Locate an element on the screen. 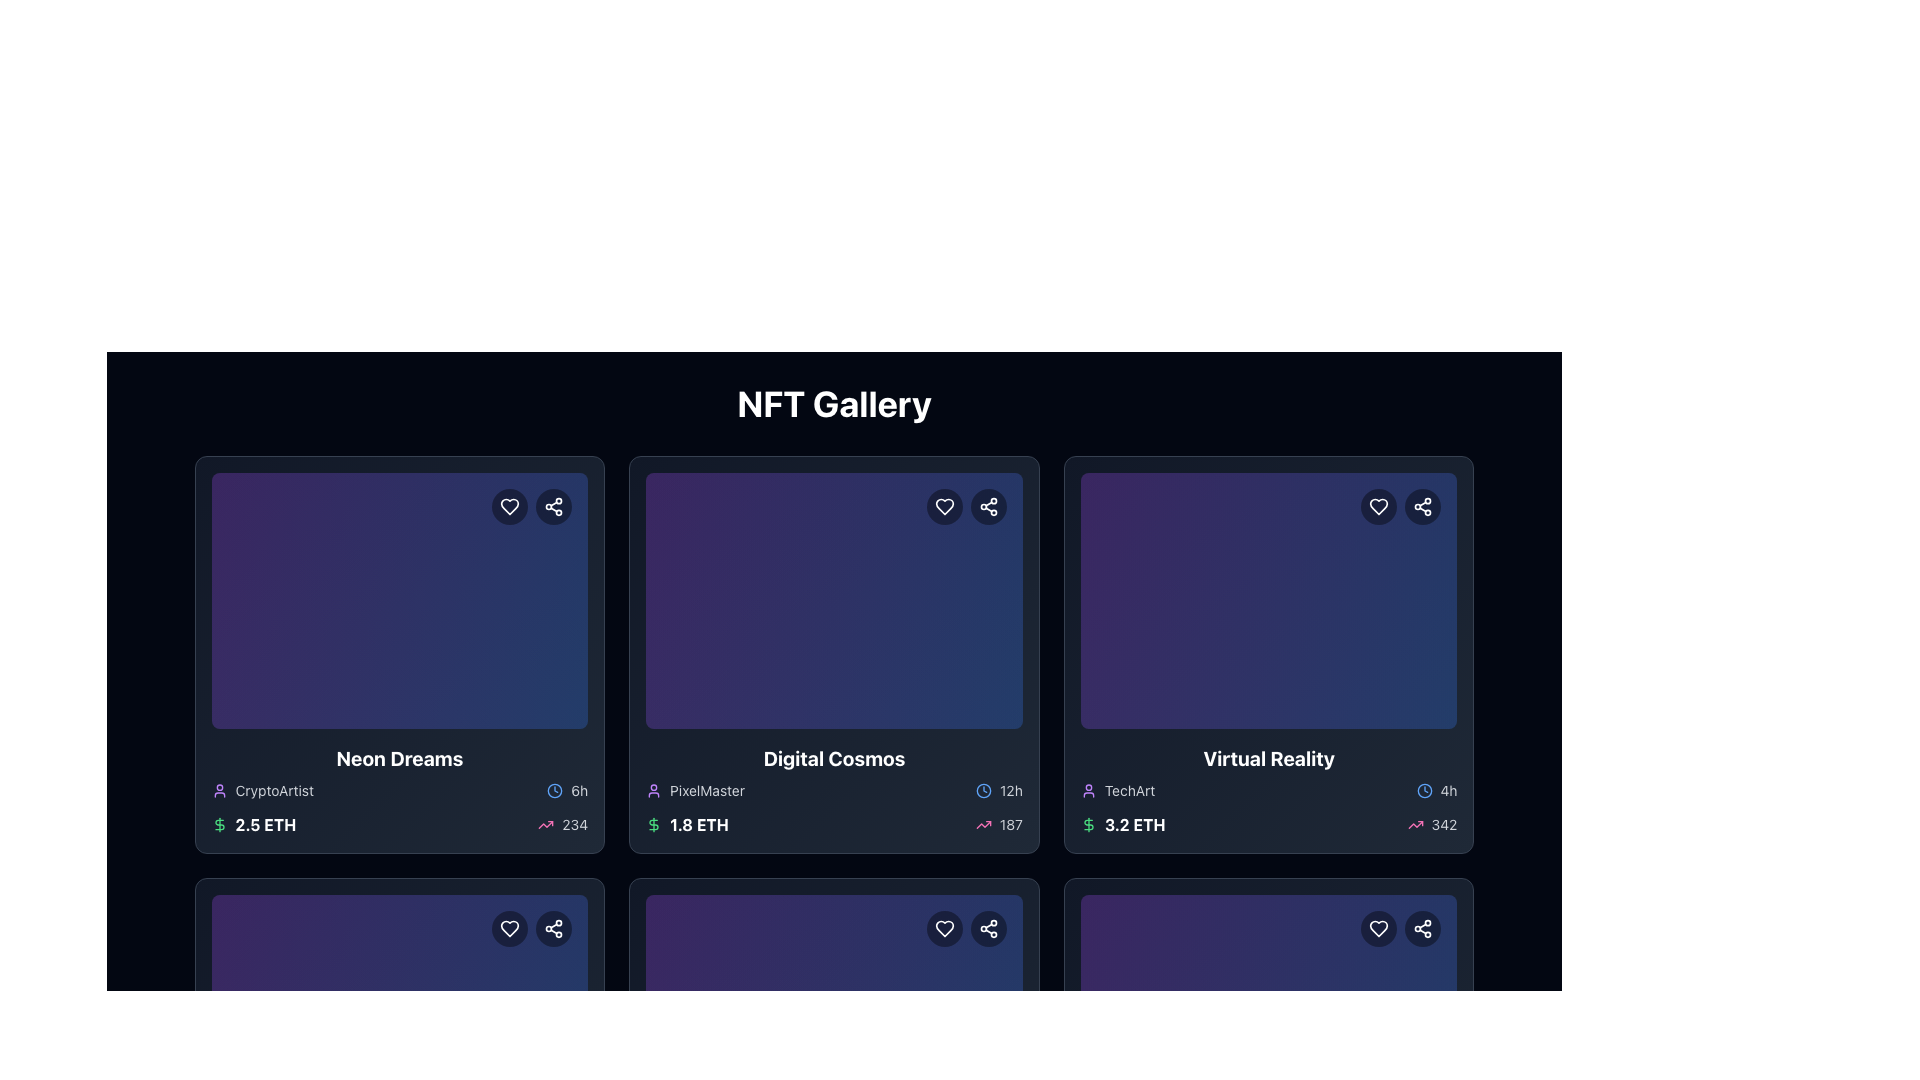  text from the User label with icon that signifies the user or author name 'PixelMaster', located in the bottom left corner of the 'Digital Cosmos' card, above the cryptocurrency value is located at coordinates (695, 789).